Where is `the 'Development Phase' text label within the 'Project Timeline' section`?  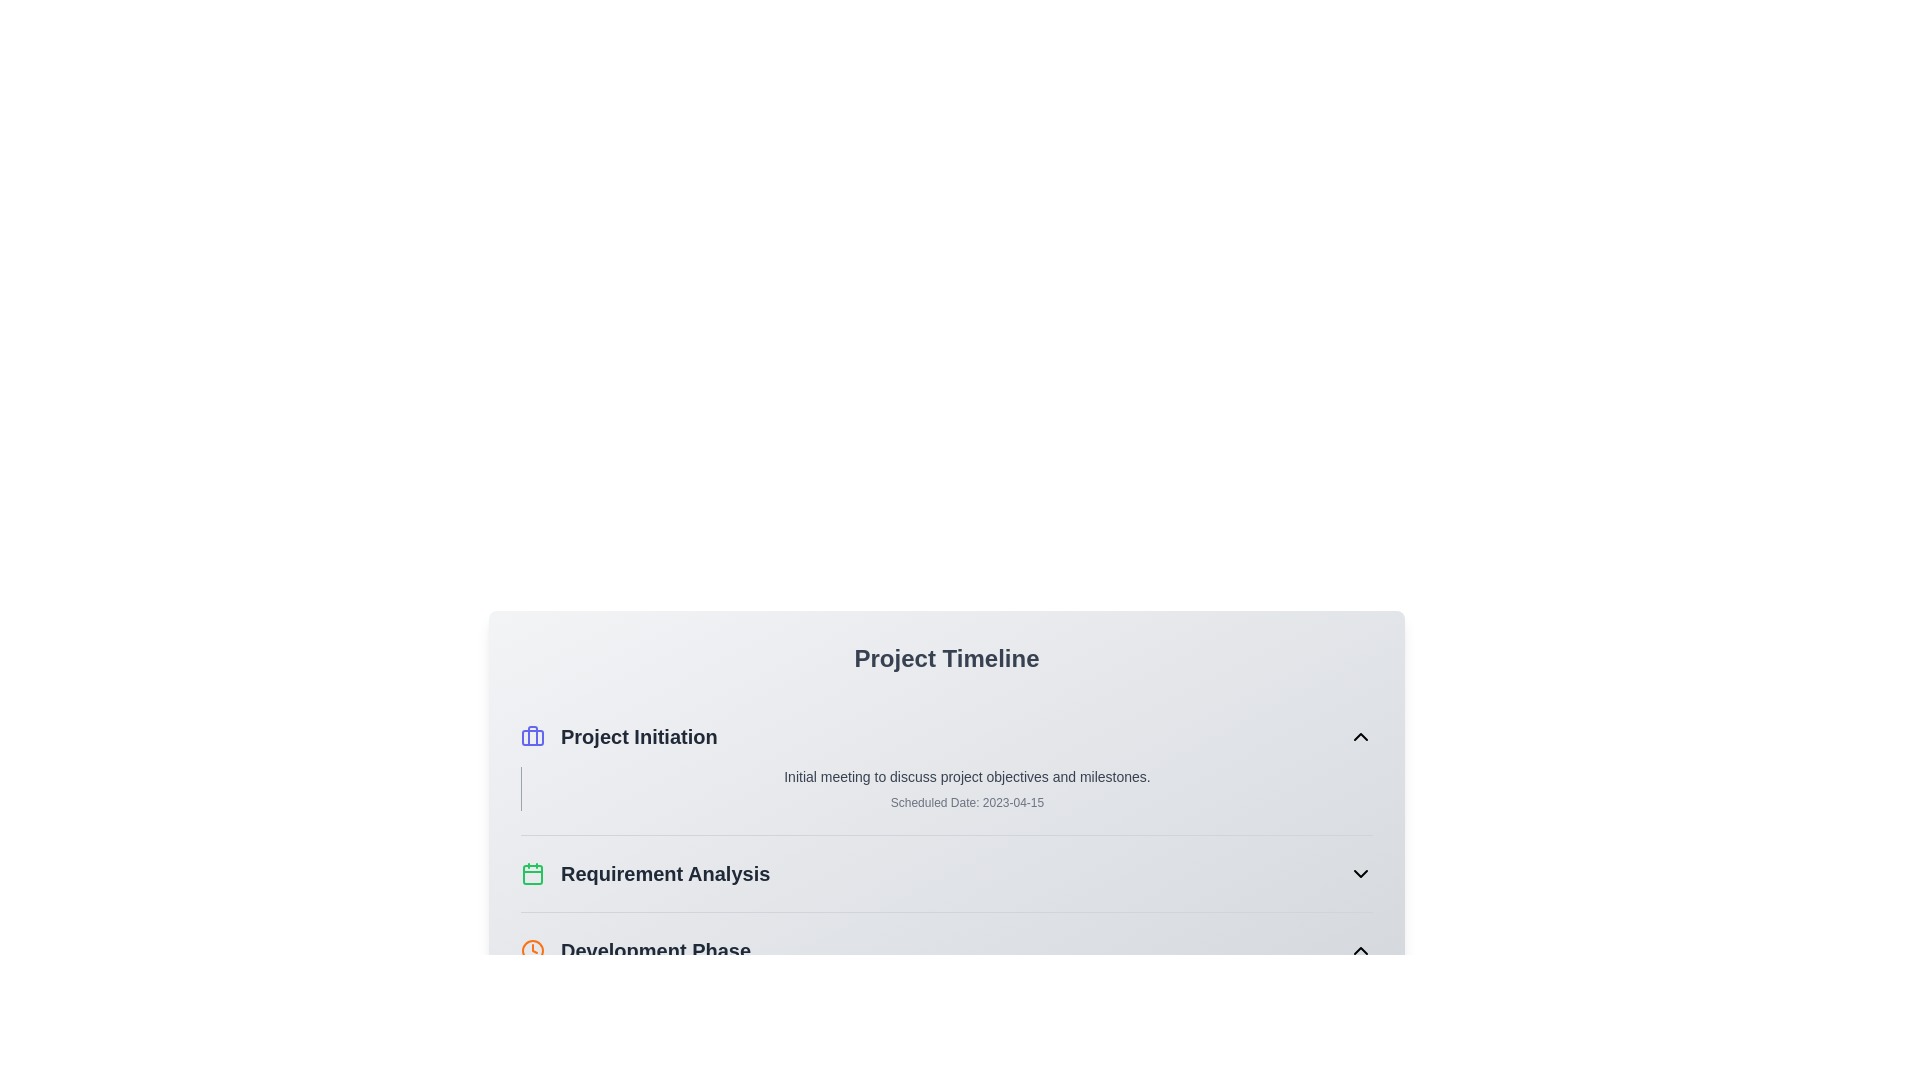 the 'Development Phase' text label within the 'Project Timeline' section is located at coordinates (656, 950).